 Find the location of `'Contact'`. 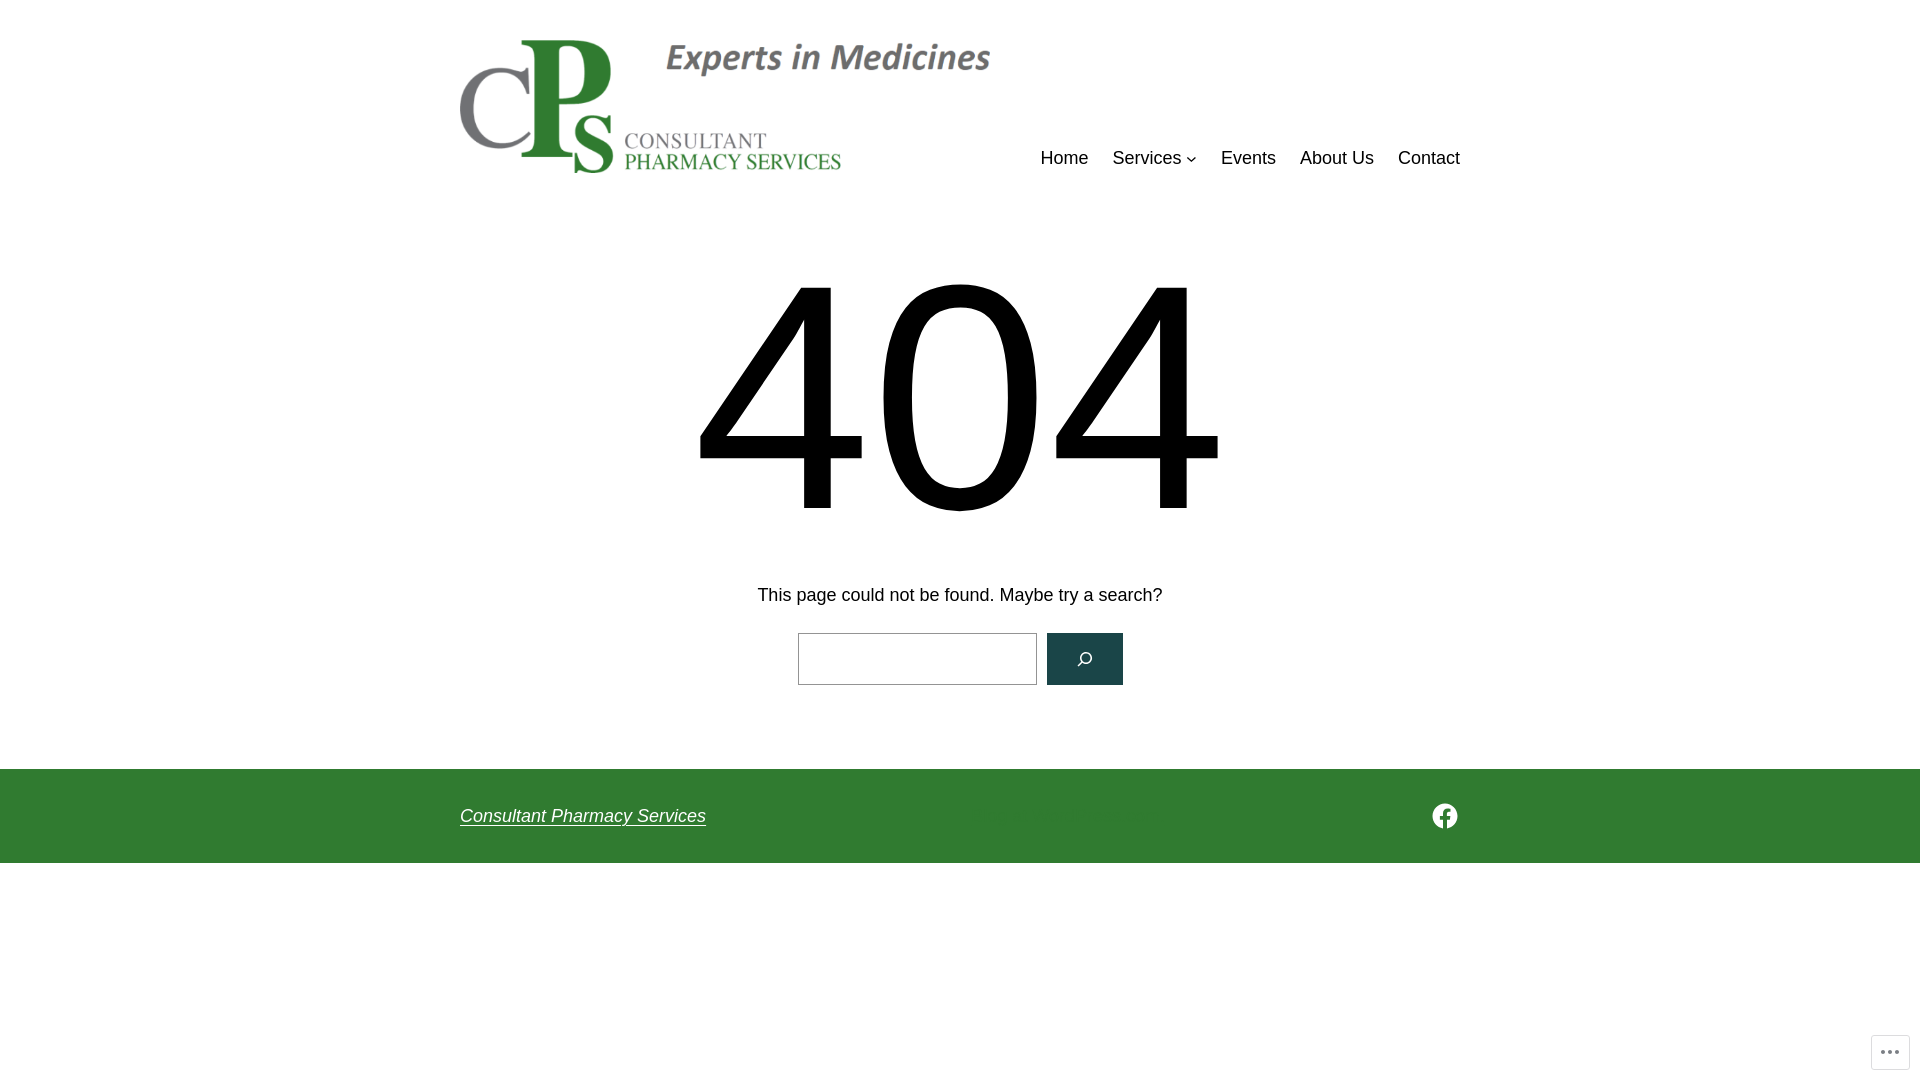

'Contact' is located at coordinates (1428, 157).